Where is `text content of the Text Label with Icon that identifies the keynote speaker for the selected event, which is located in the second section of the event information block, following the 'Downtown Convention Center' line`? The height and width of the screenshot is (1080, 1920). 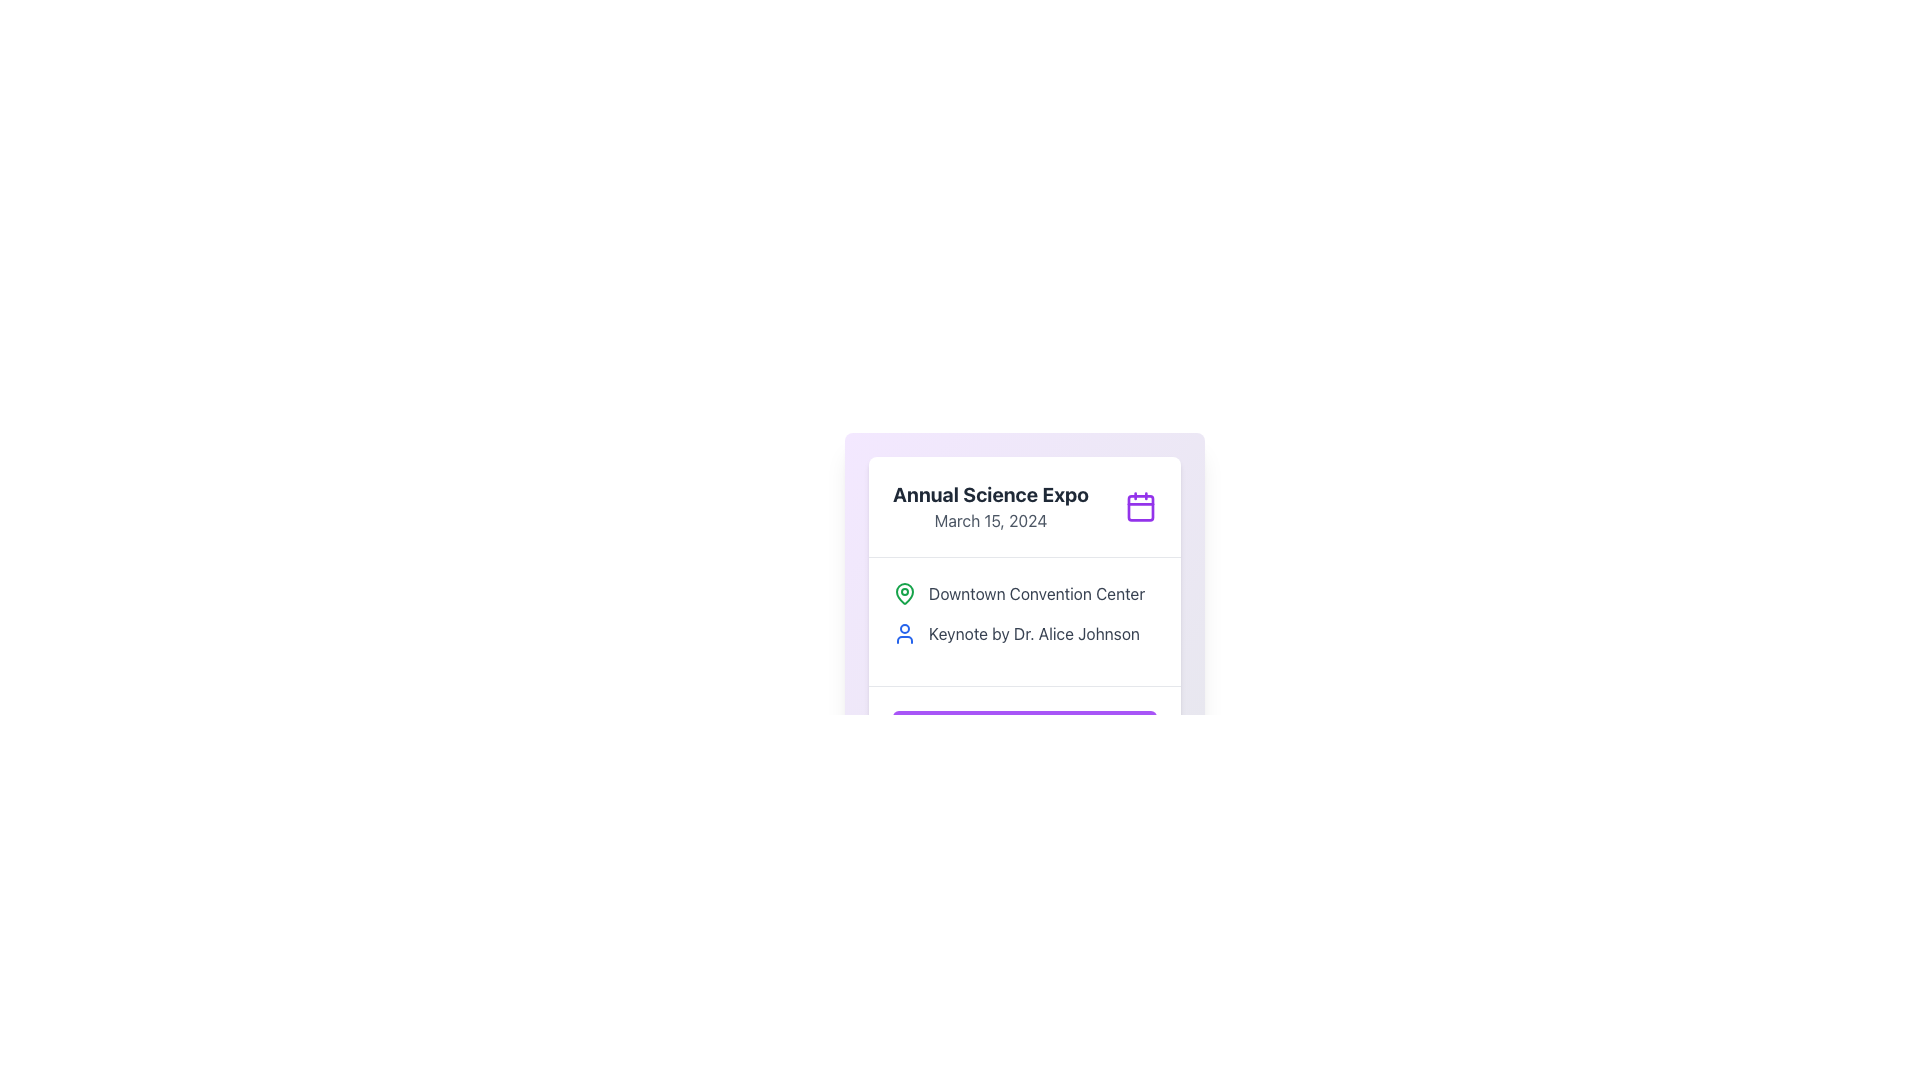 text content of the Text Label with Icon that identifies the keynote speaker for the selected event, which is located in the second section of the event information block, following the 'Downtown Convention Center' line is located at coordinates (1025, 633).